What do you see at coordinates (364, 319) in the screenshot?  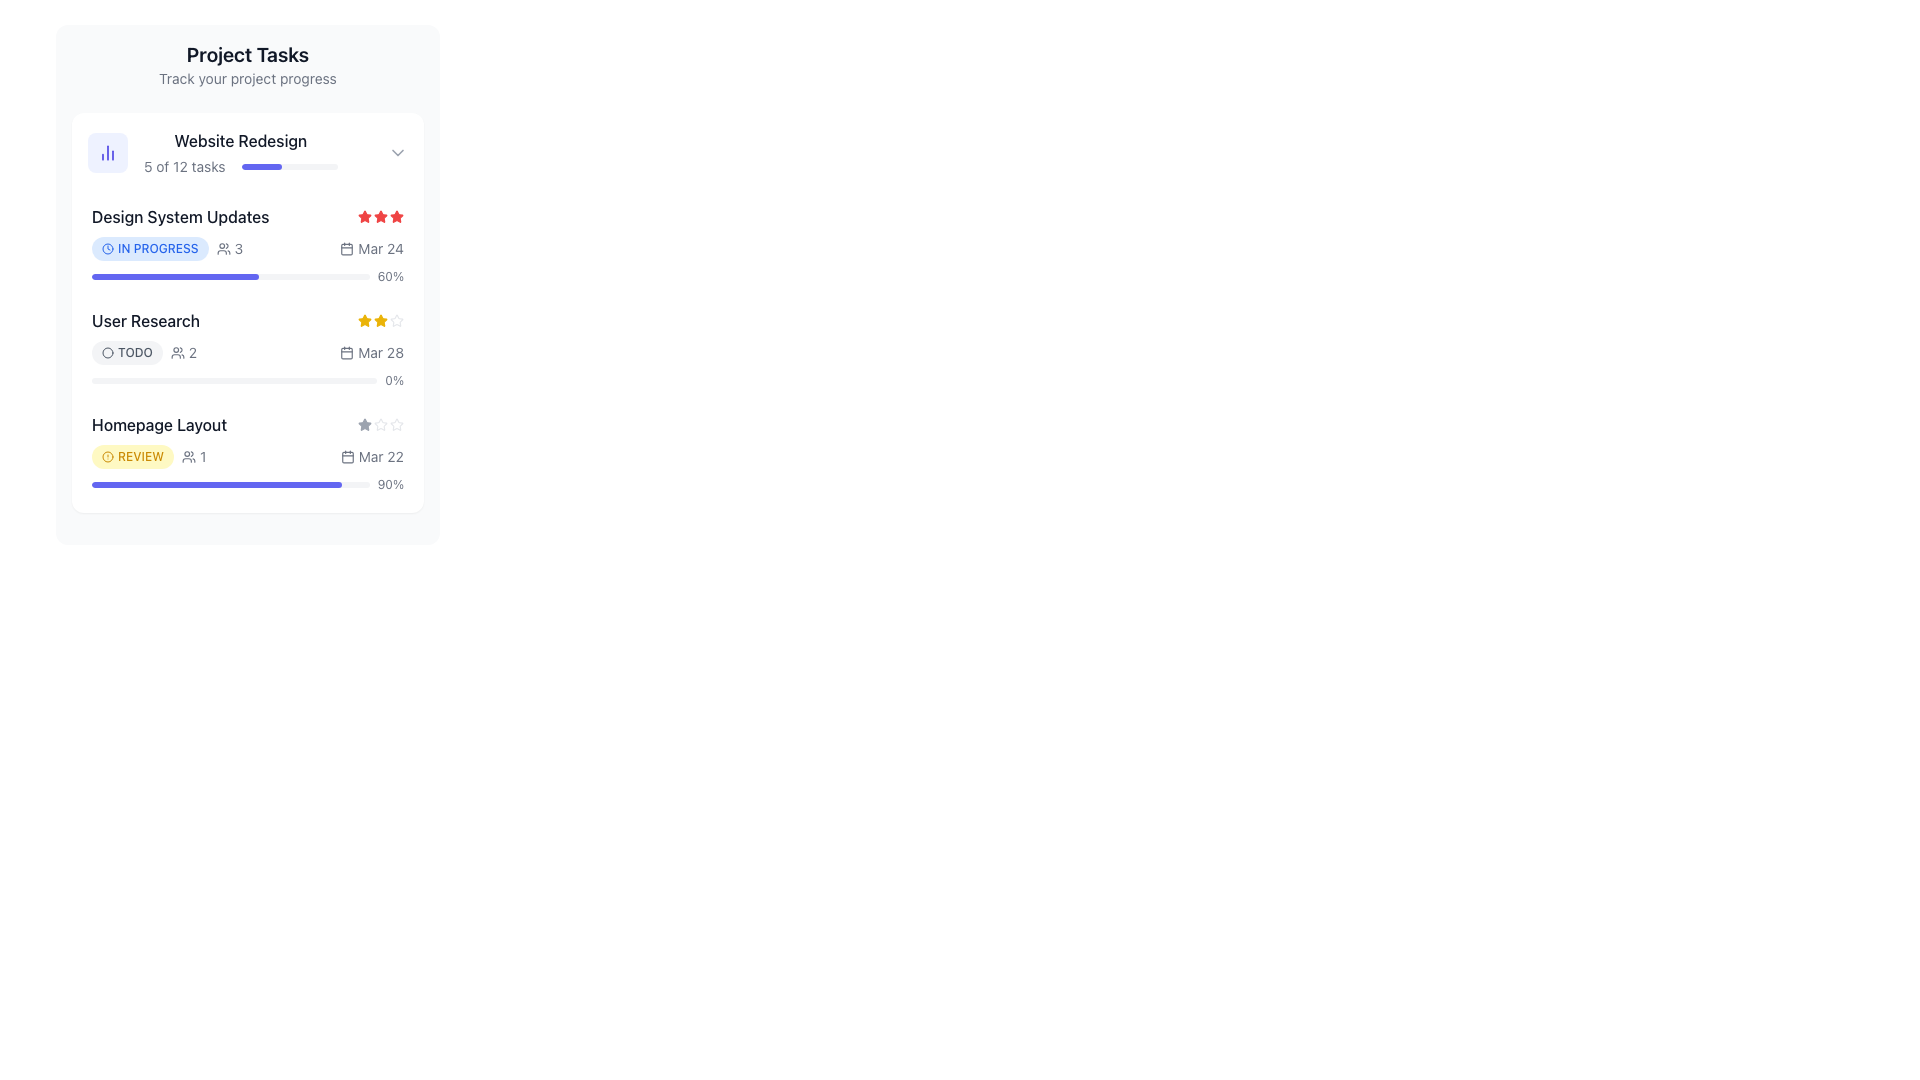 I see `the third yellow star icon representing the rating for the 'User Research' task to assign a rating` at bounding box center [364, 319].